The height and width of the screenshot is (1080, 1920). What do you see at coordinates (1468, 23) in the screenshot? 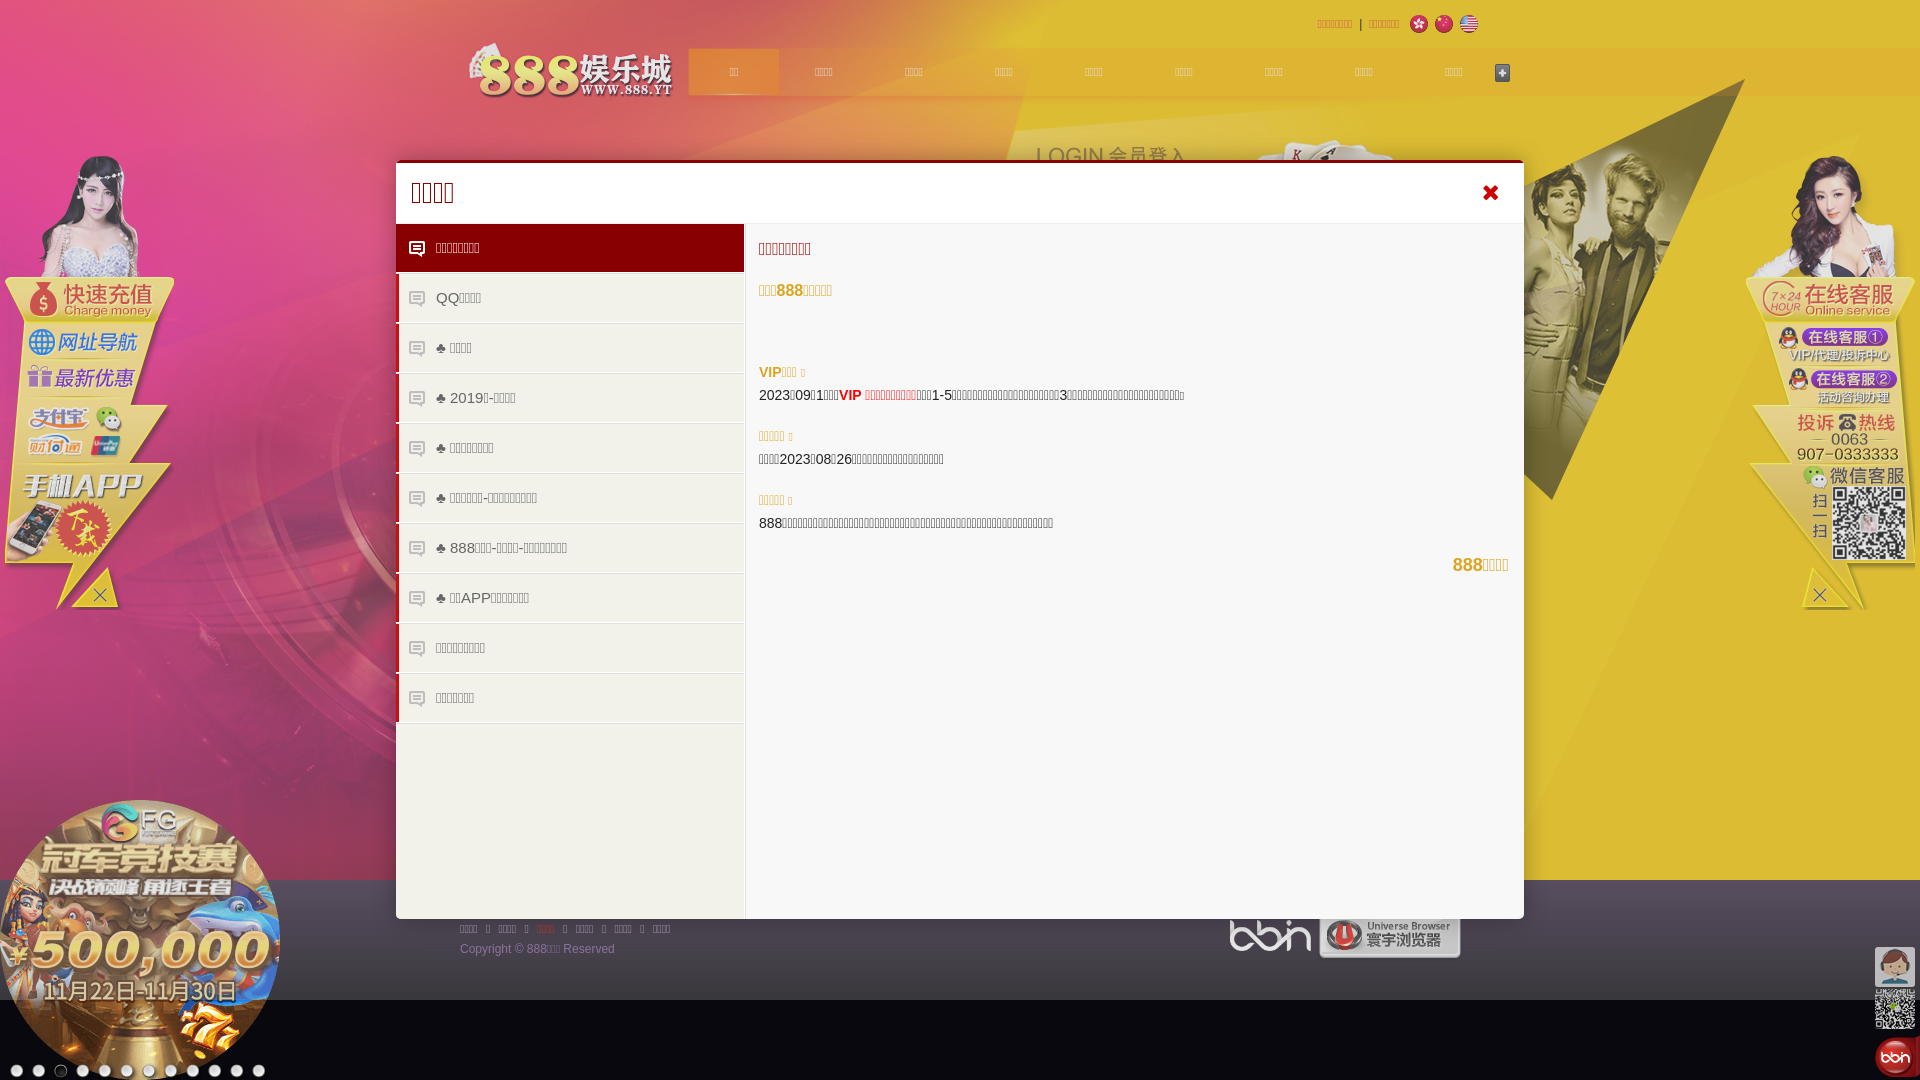
I see `'English'` at bounding box center [1468, 23].